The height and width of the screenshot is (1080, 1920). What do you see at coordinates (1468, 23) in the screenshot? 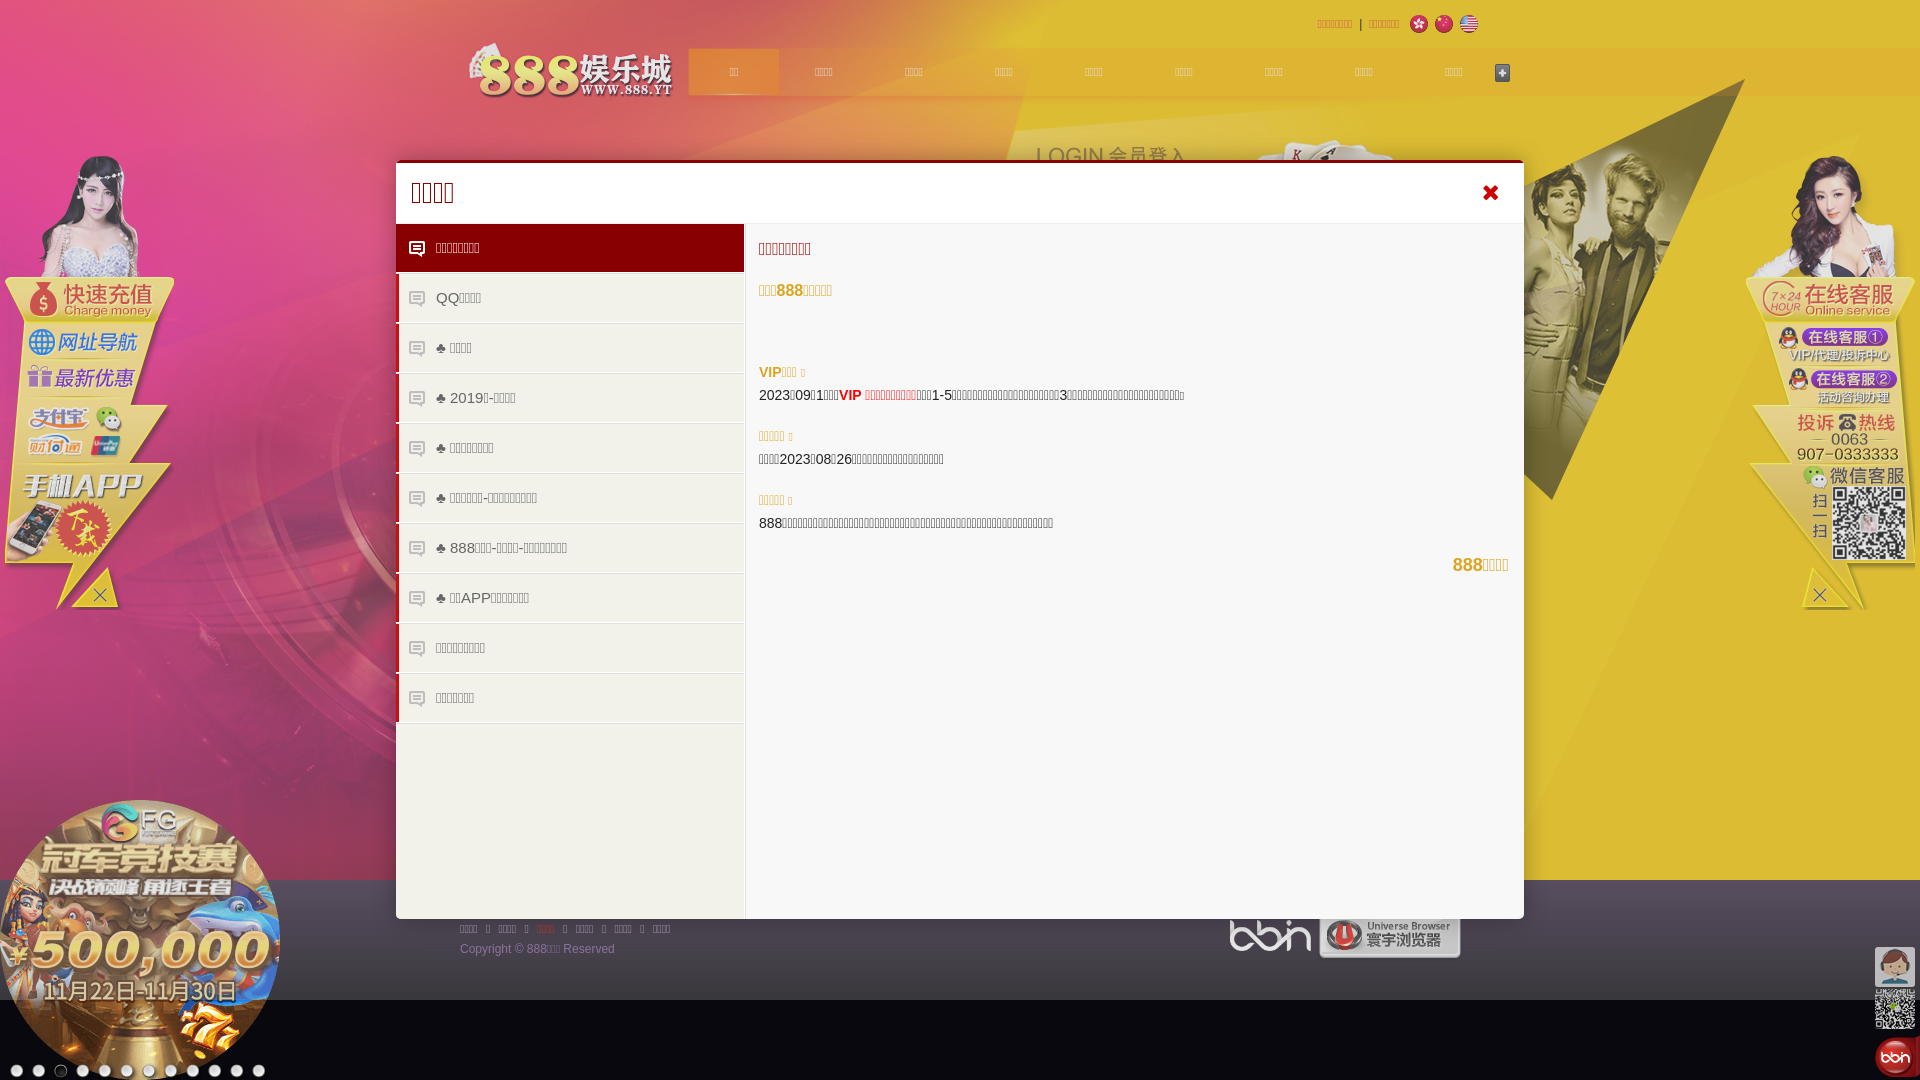
I see `'English'` at bounding box center [1468, 23].